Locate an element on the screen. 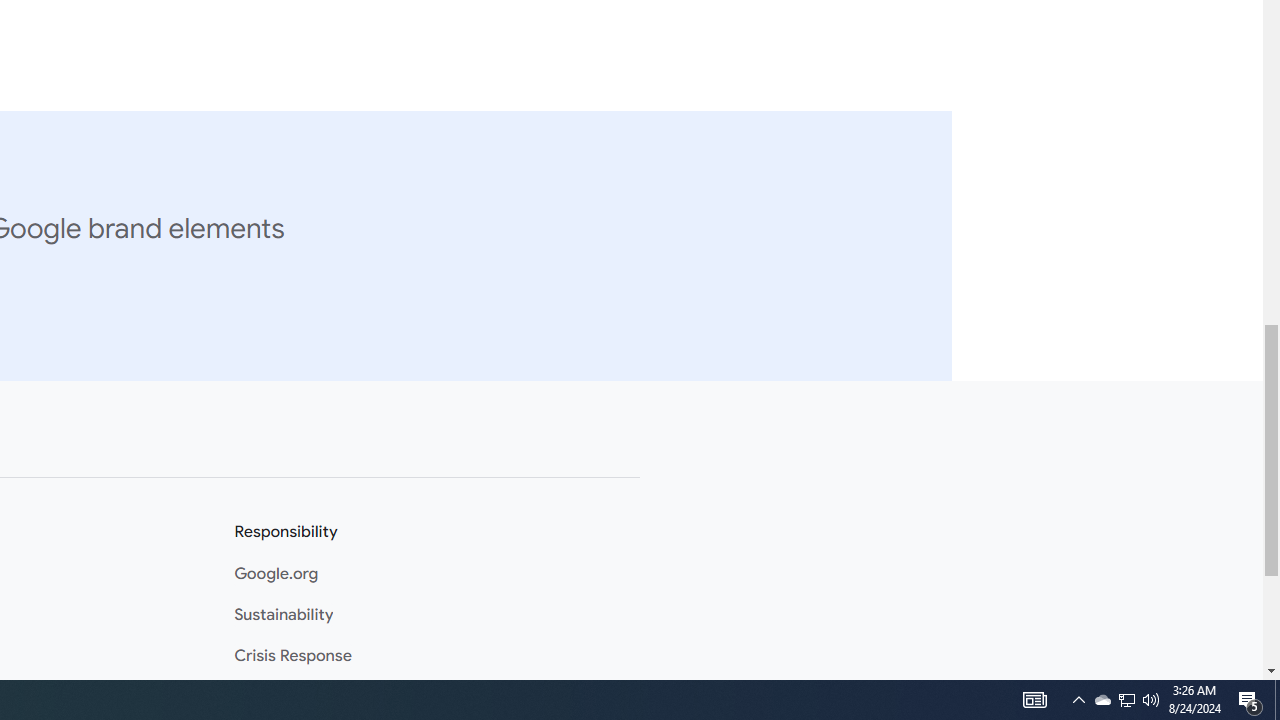 The height and width of the screenshot is (720, 1280). 'Crisis Response' is located at coordinates (292, 656).